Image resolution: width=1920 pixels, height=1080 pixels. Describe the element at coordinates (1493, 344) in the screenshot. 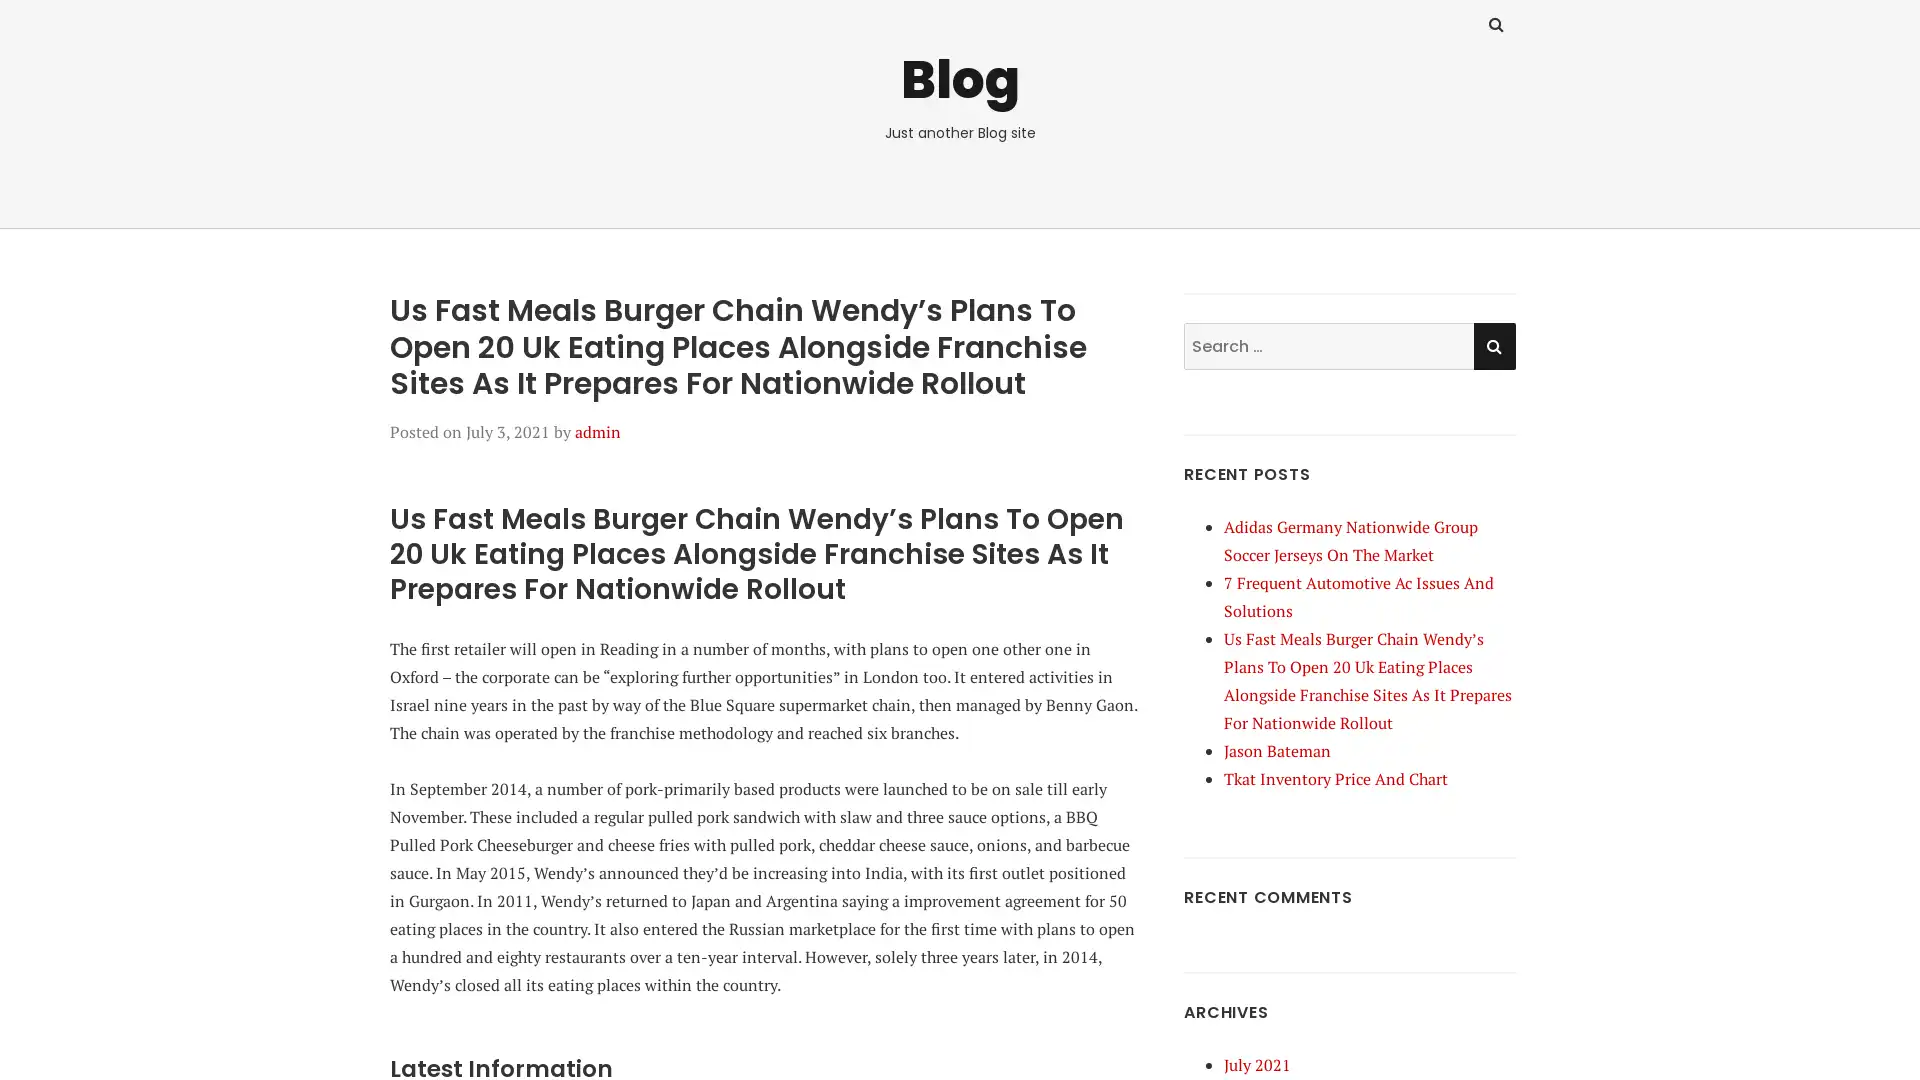

I see `SEARCH` at that location.